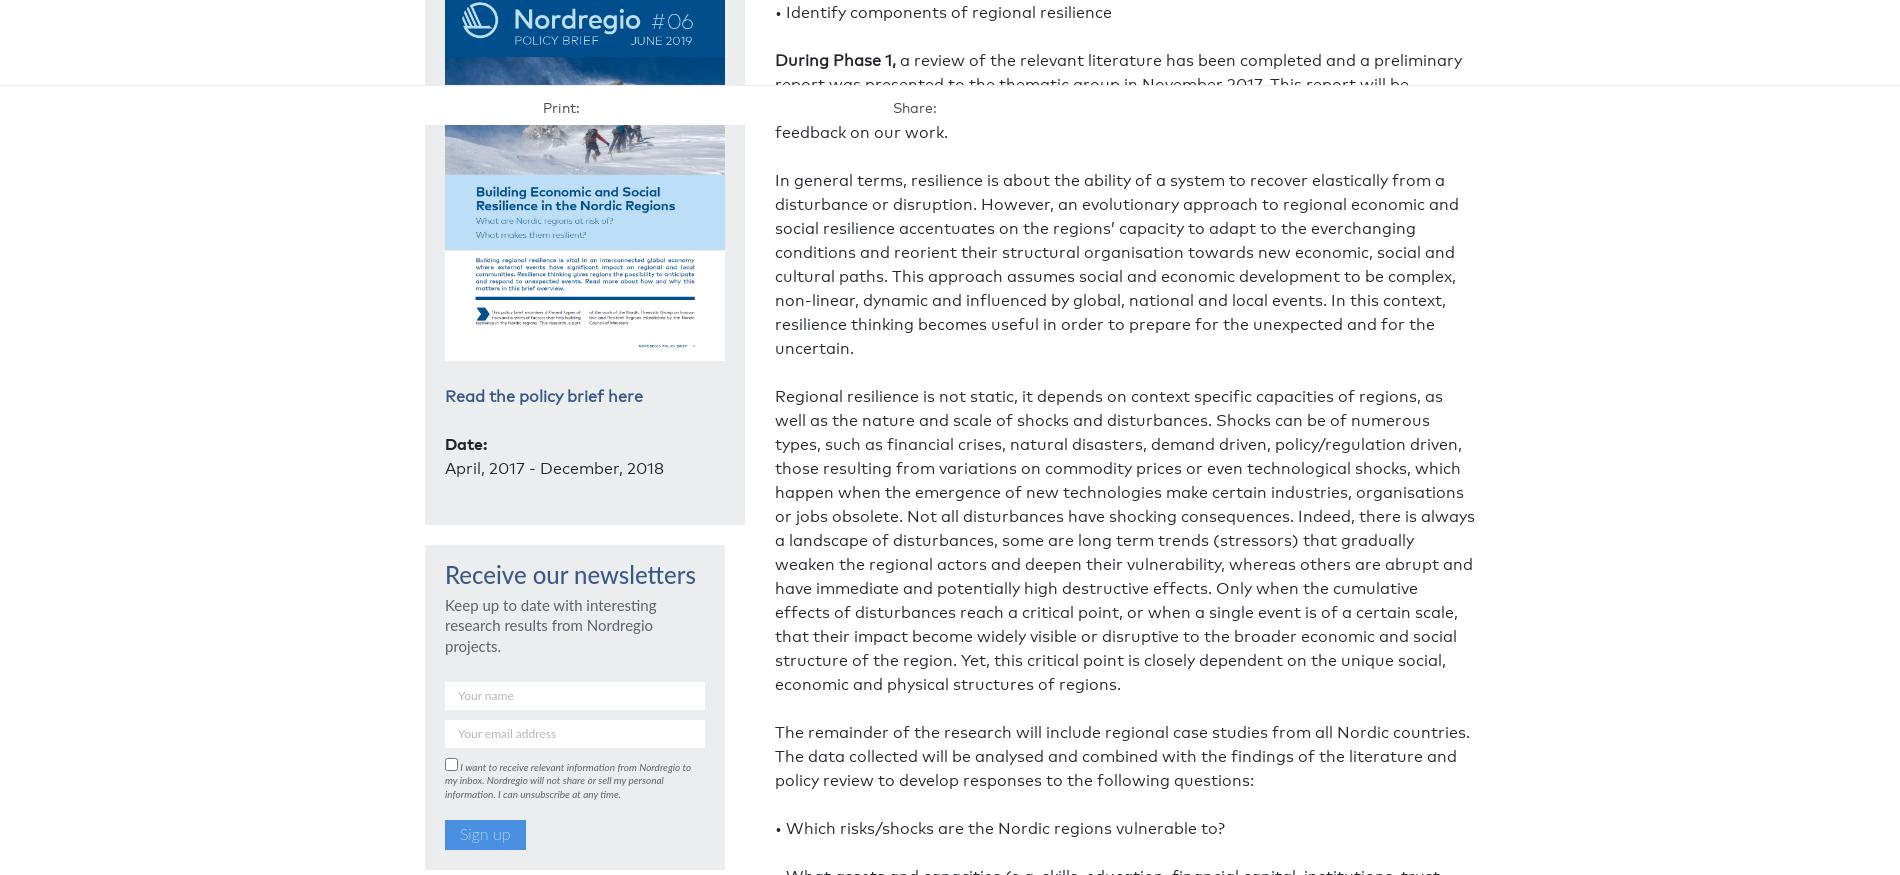  What do you see at coordinates (443, 576) in the screenshot?
I see `'Receive our newsletters'` at bounding box center [443, 576].